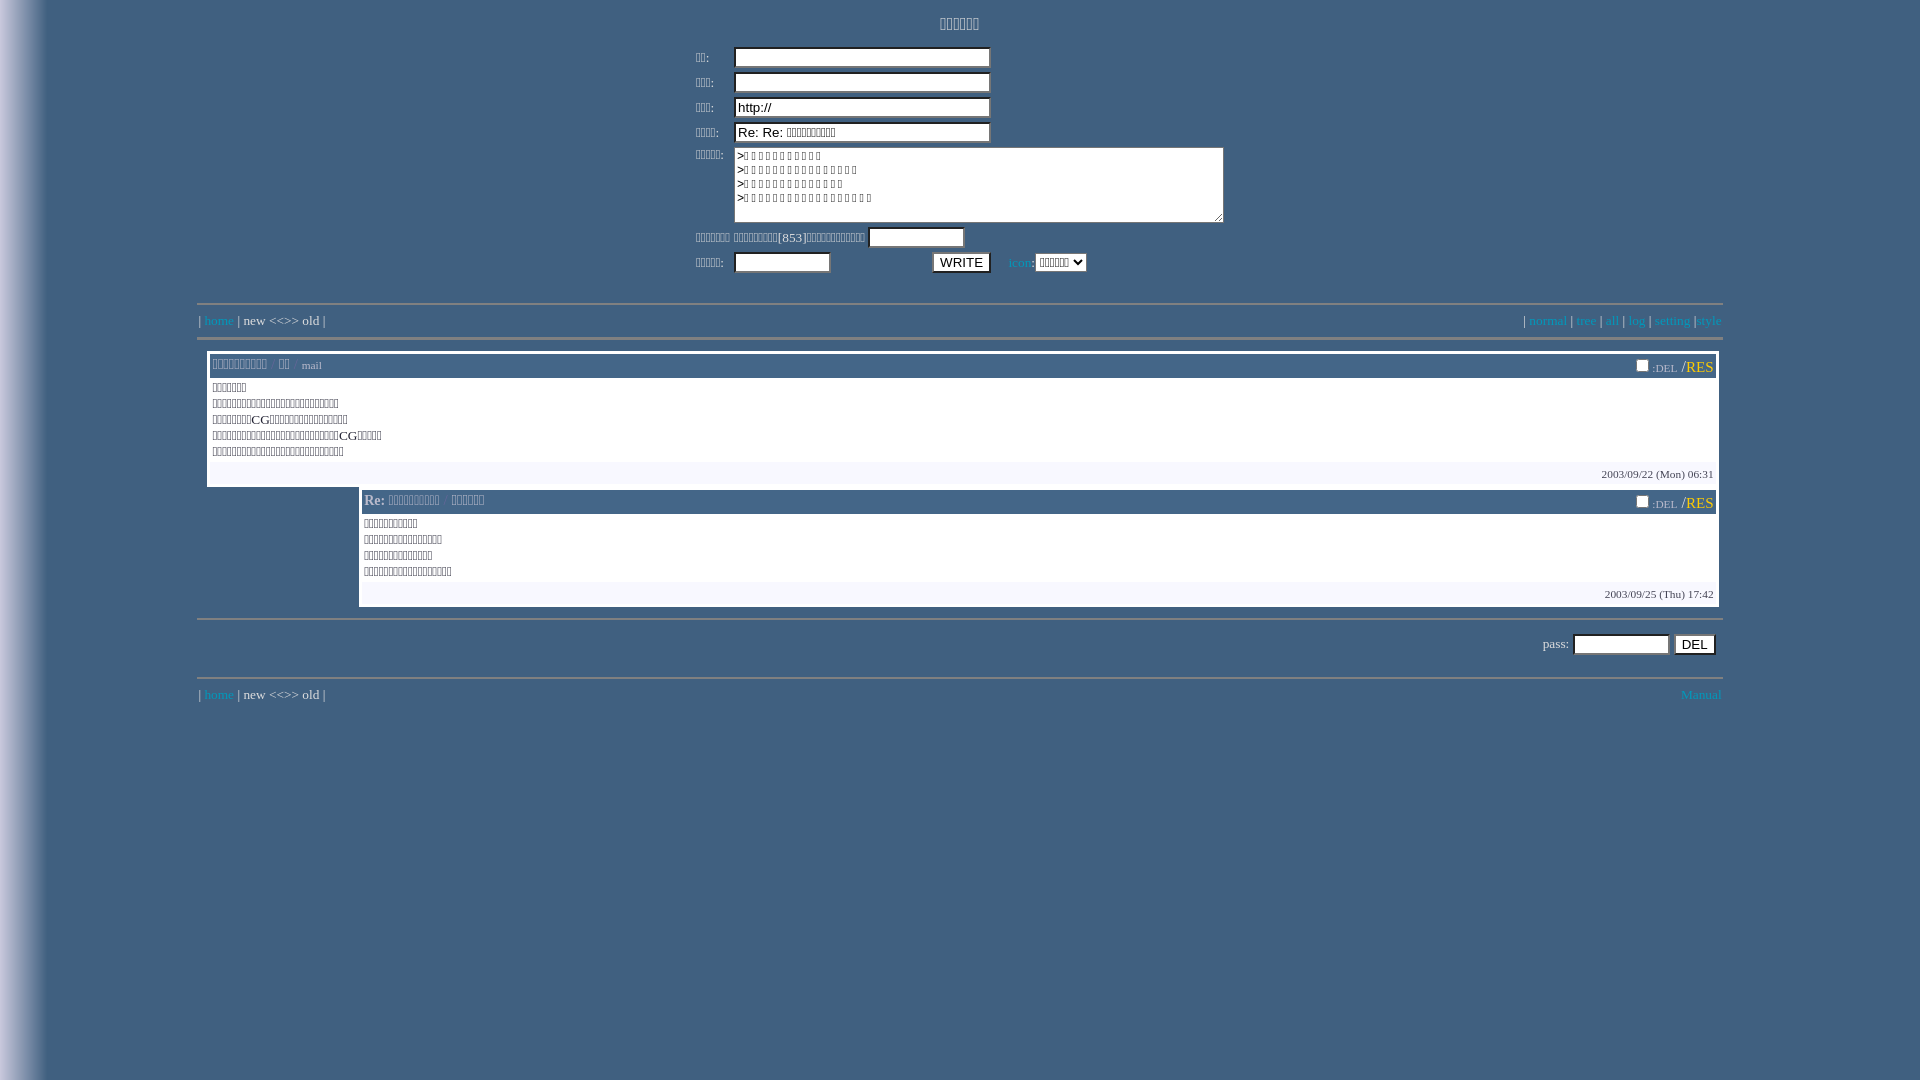 This screenshot has height=1080, width=1920. I want to click on 'Manual', so click(1700, 693).